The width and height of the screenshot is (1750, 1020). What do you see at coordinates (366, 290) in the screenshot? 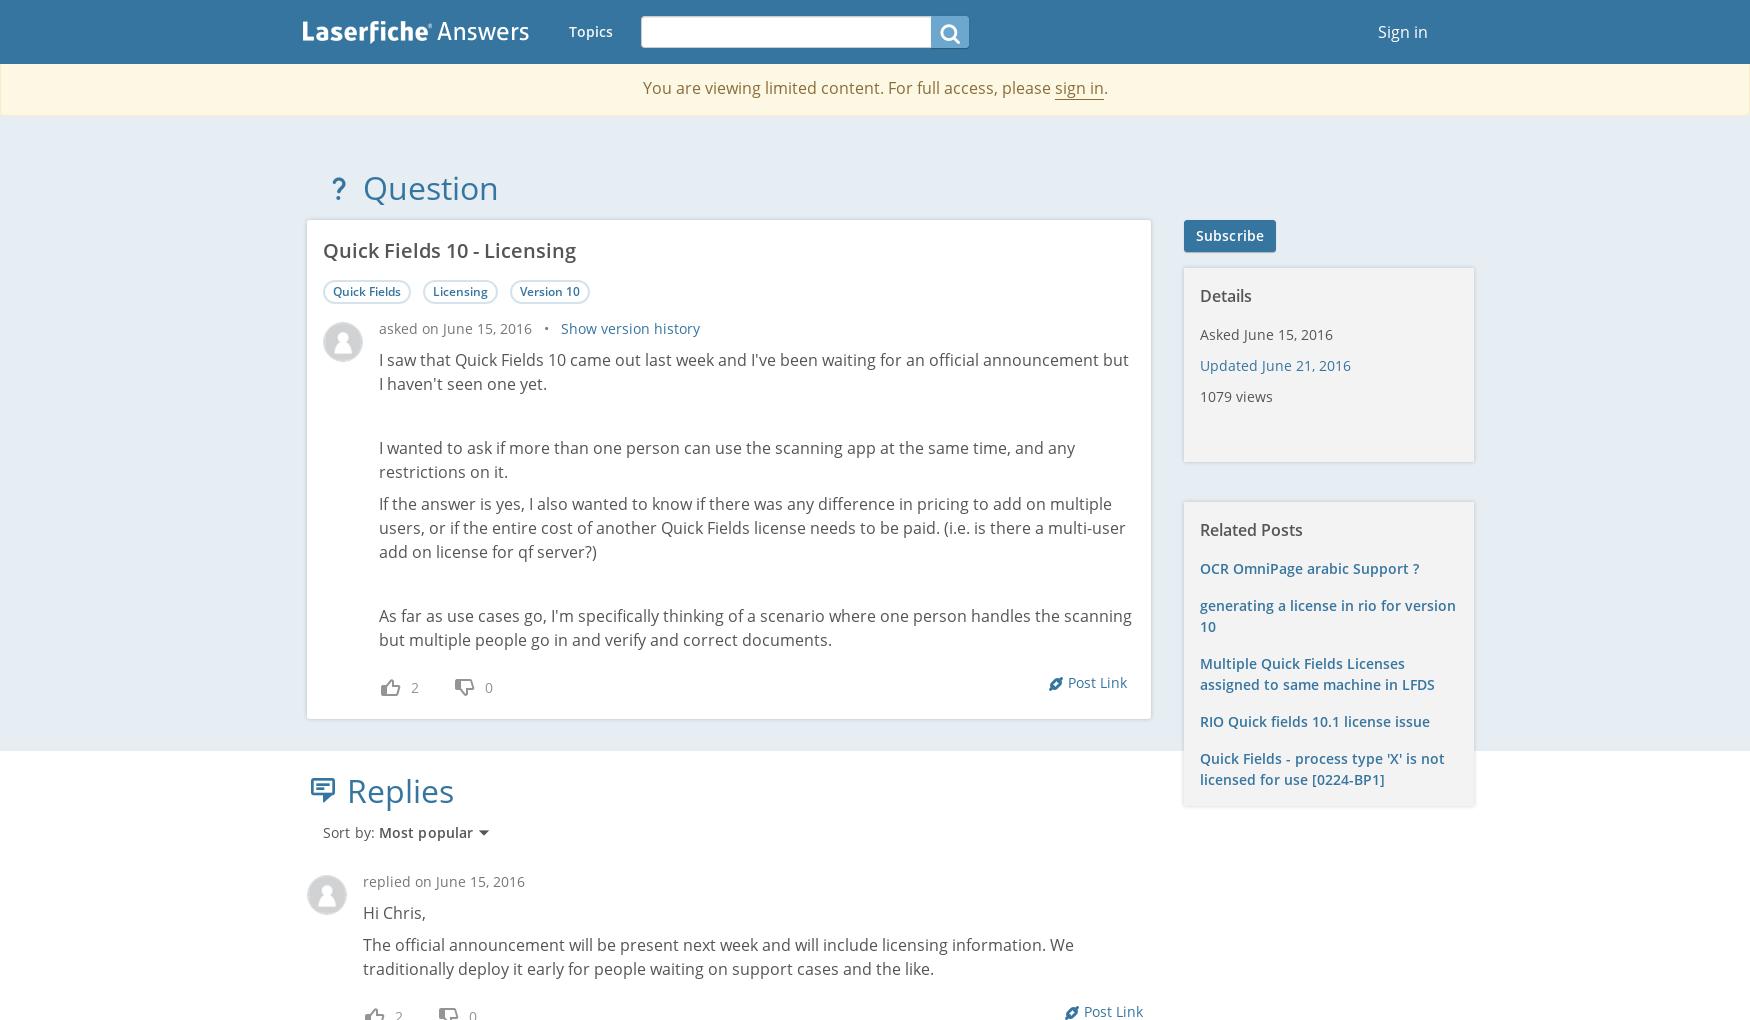
I see `'Quick Fields'` at bounding box center [366, 290].